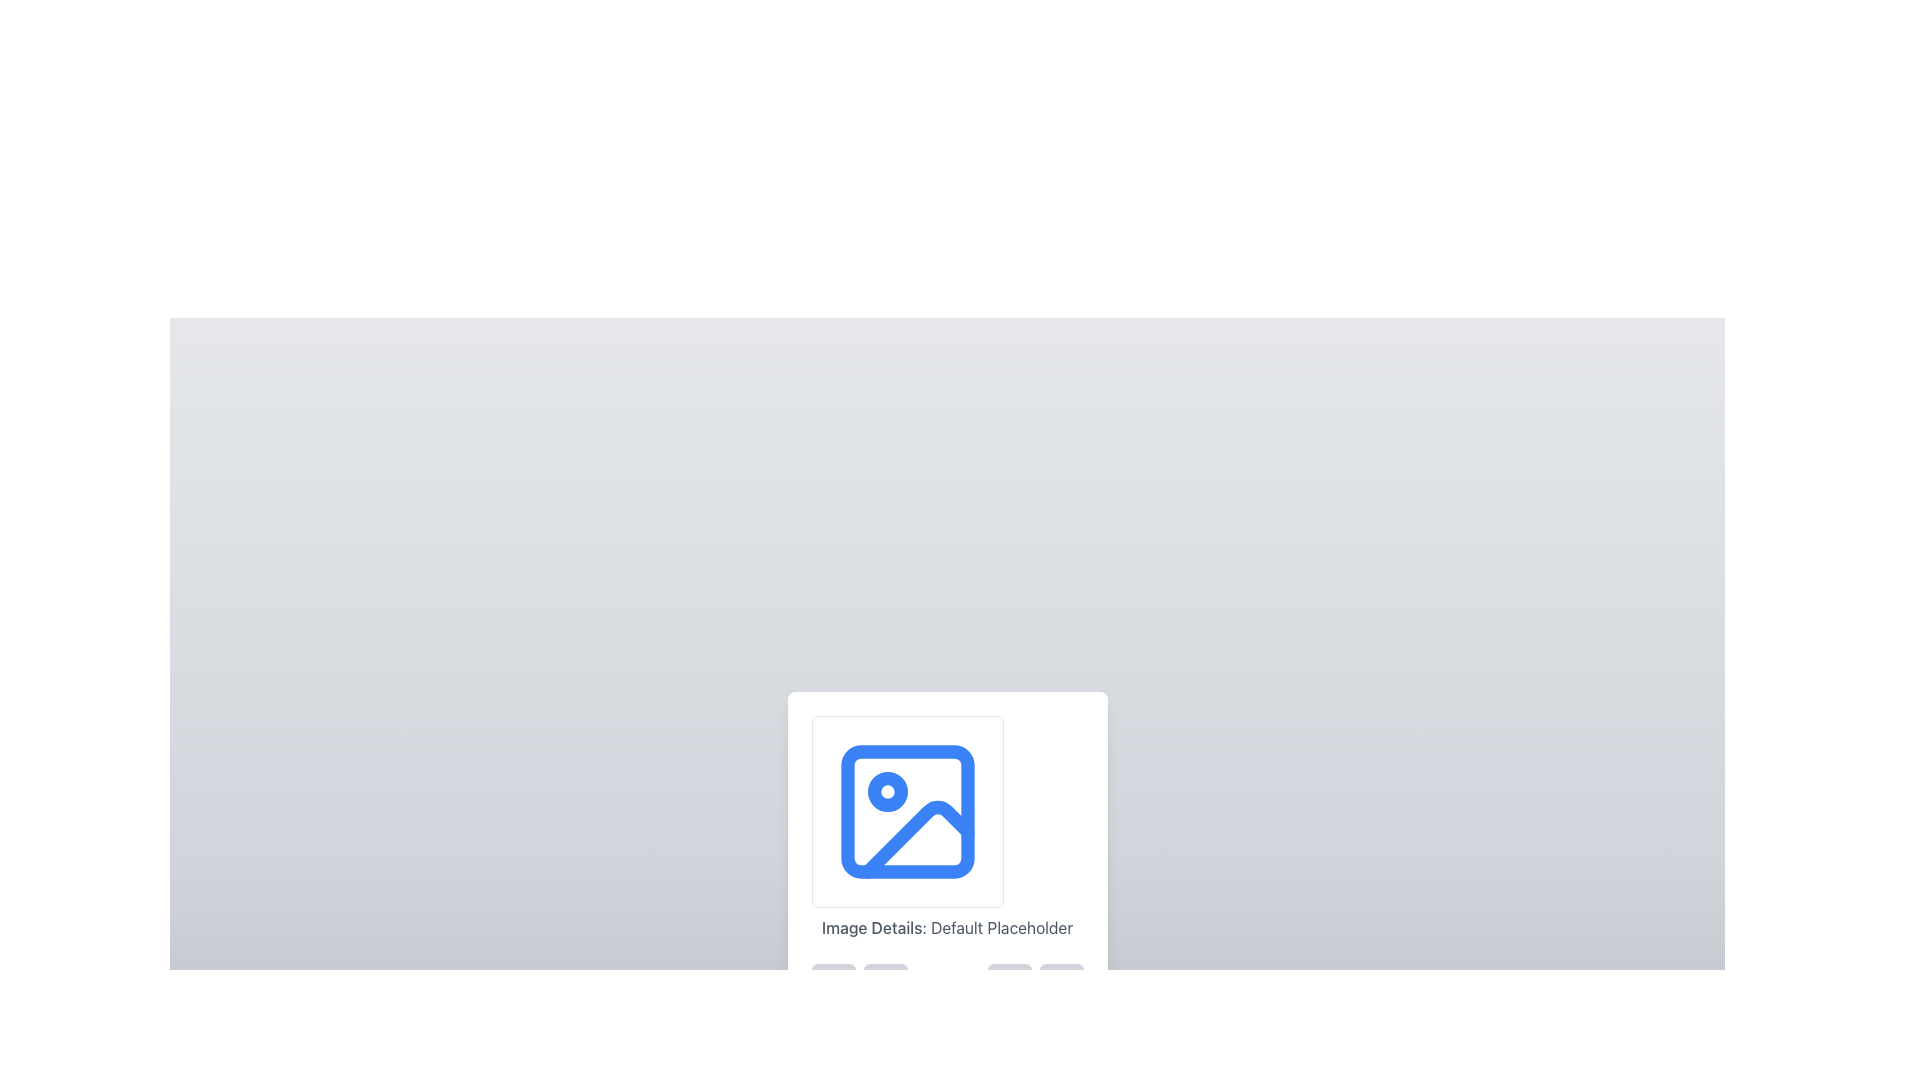  I want to click on the leftmost button within the group of two buttons styled with gray backgrounds and rounded corners, located below the 'Image Details: Default Placeholder', so click(859, 981).